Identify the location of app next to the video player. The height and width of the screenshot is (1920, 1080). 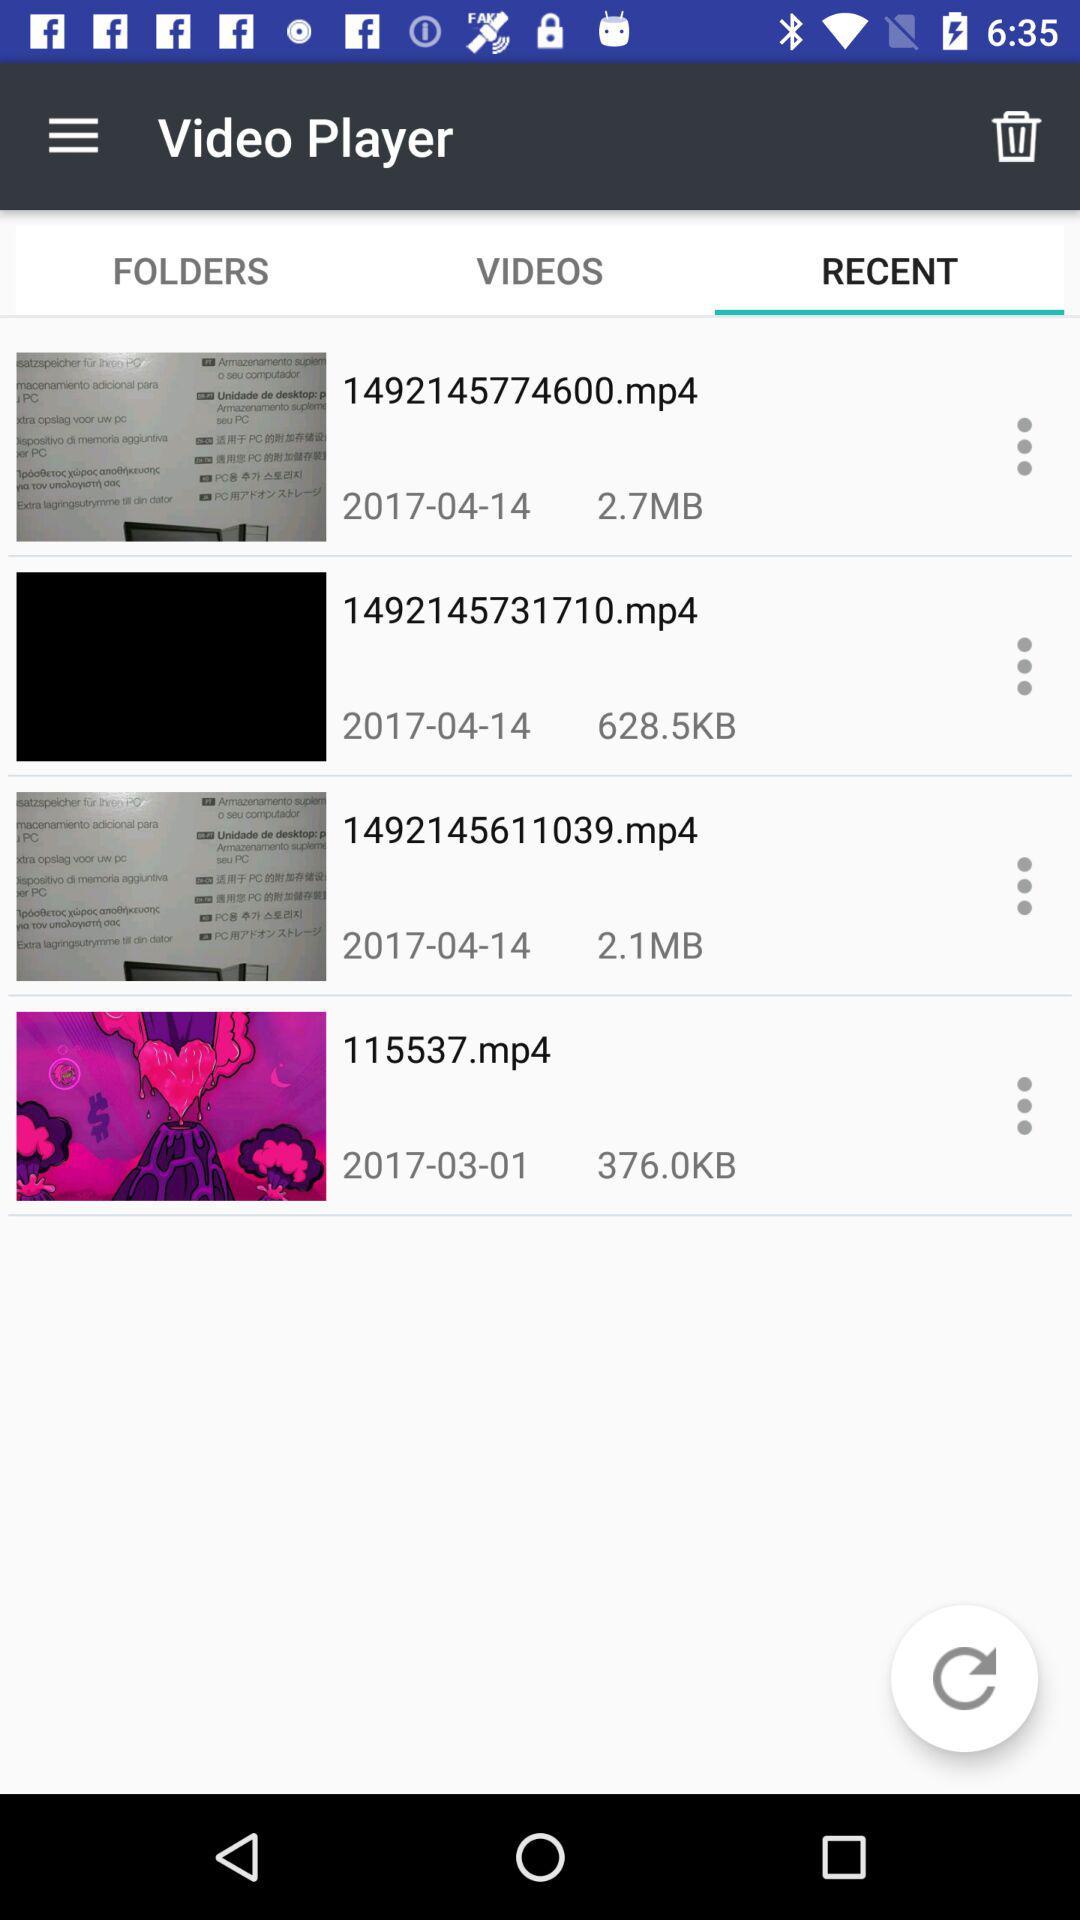
(72, 135).